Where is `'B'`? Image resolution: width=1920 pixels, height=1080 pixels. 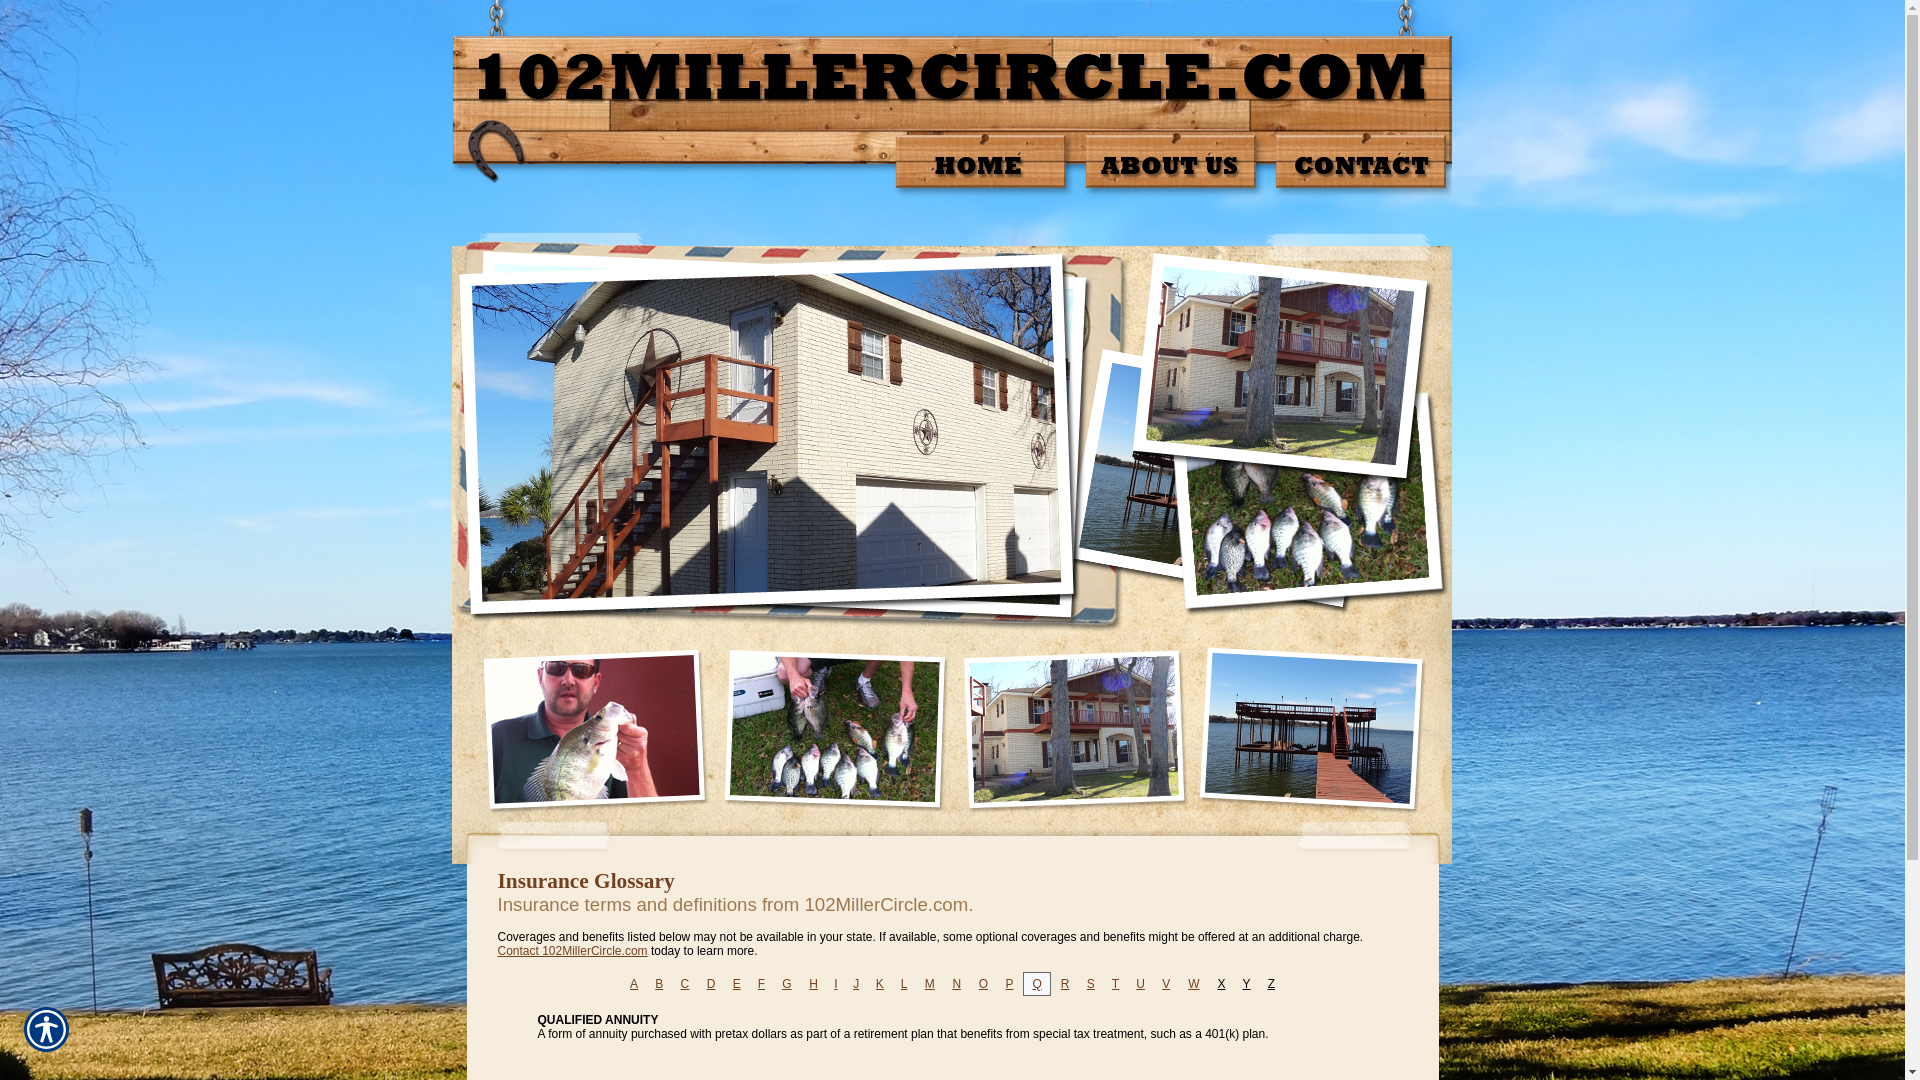
'B' is located at coordinates (658, 982).